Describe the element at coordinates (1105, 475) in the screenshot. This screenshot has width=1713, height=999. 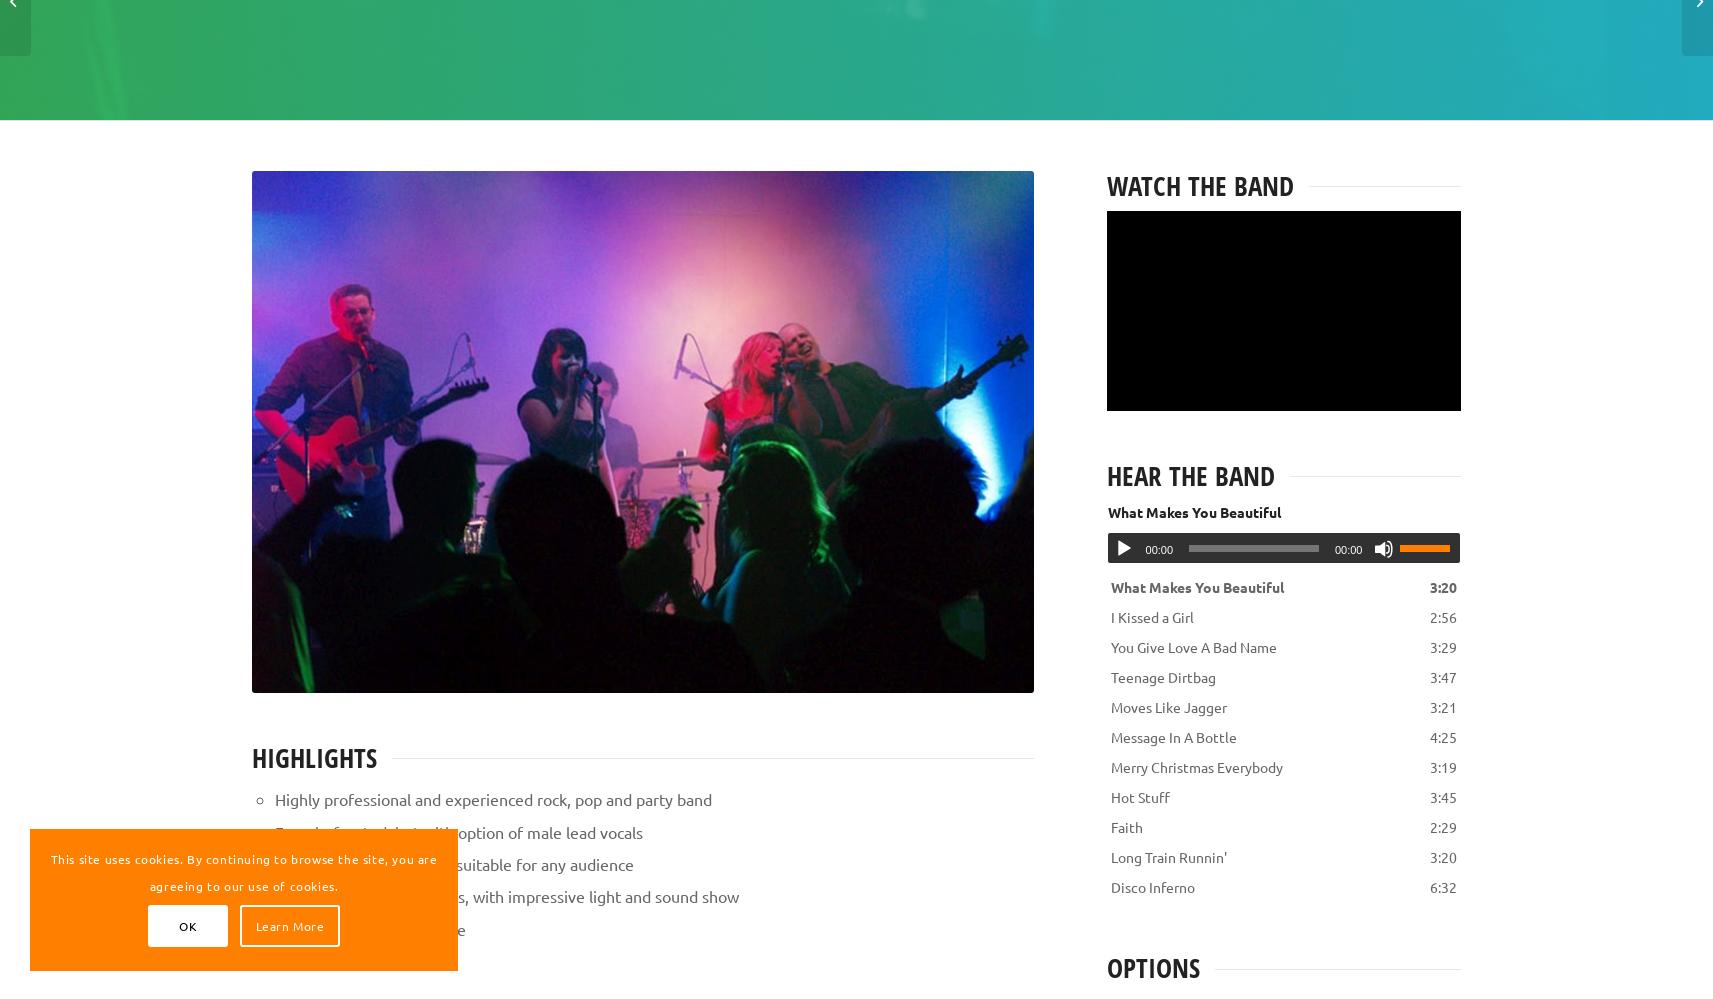
I see `'Hear the band'` at that location.